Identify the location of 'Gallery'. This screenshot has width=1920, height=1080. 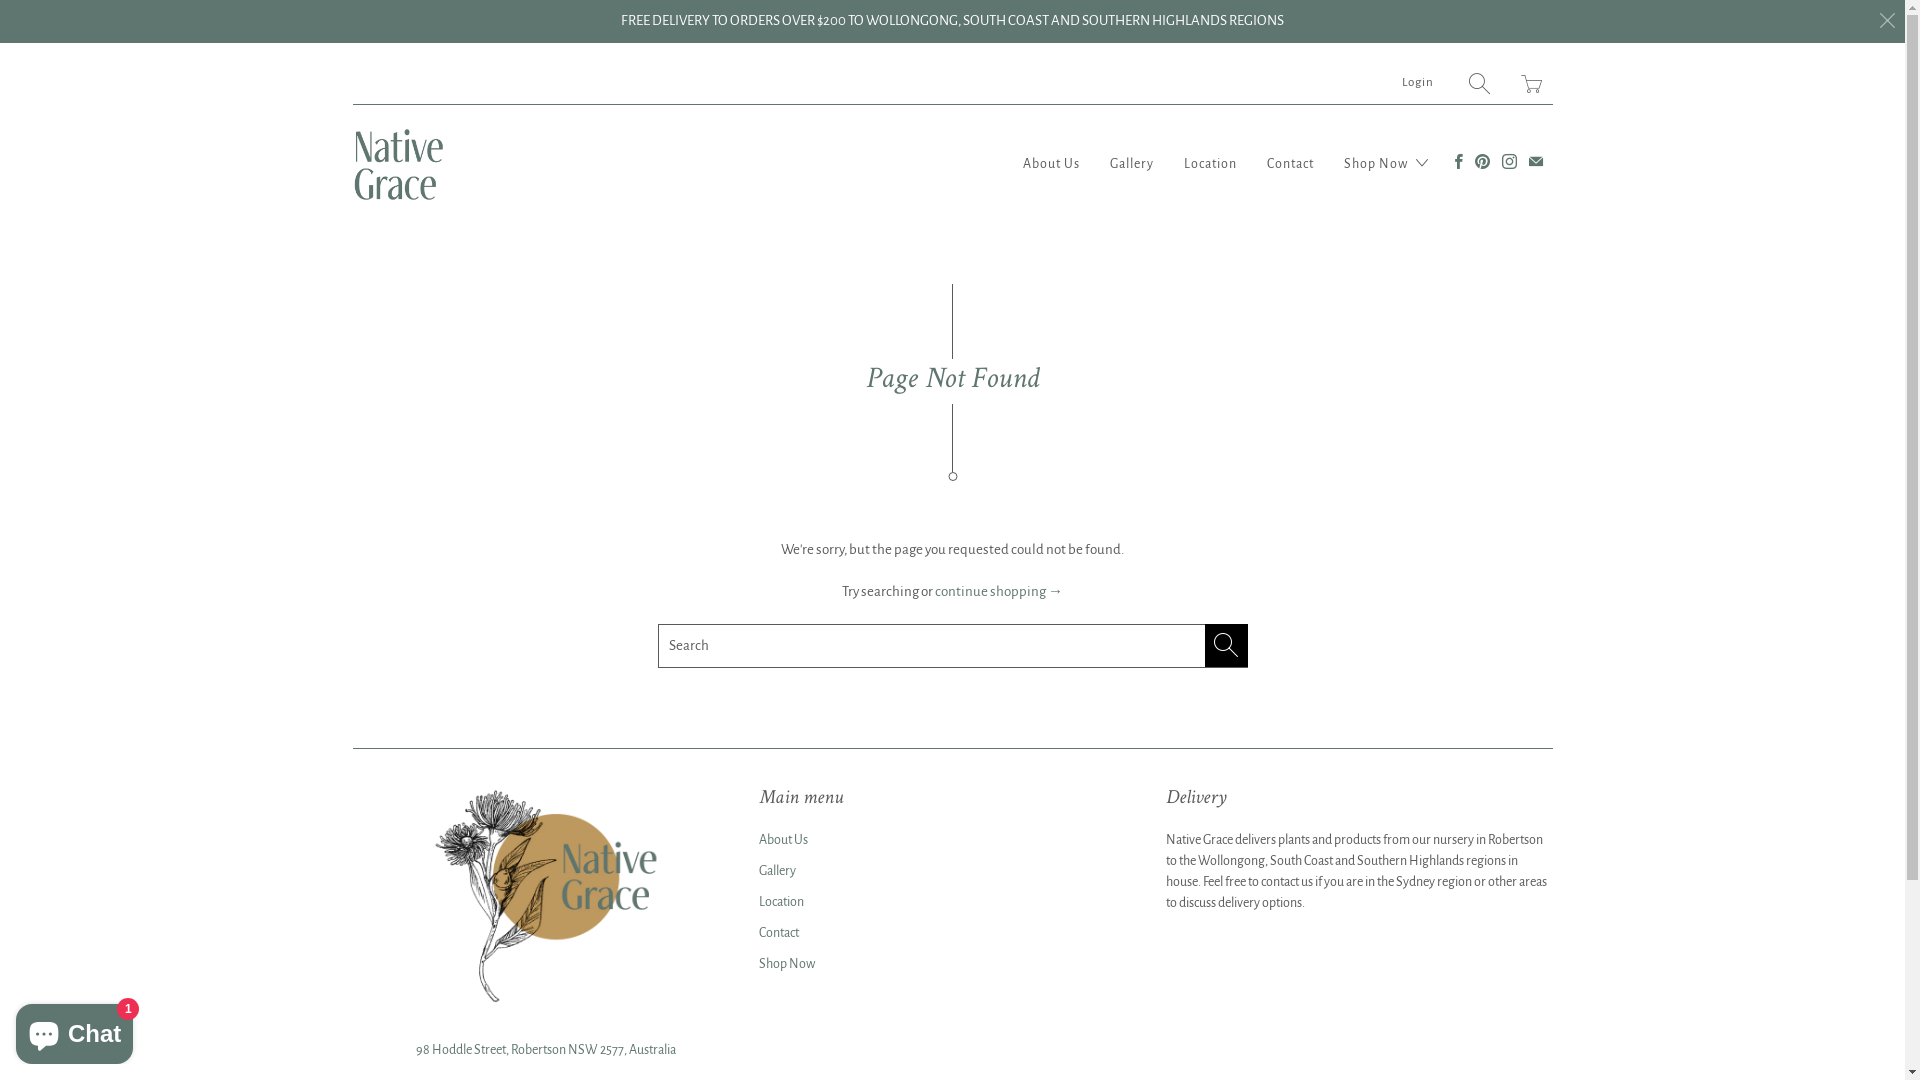
(757, 870).